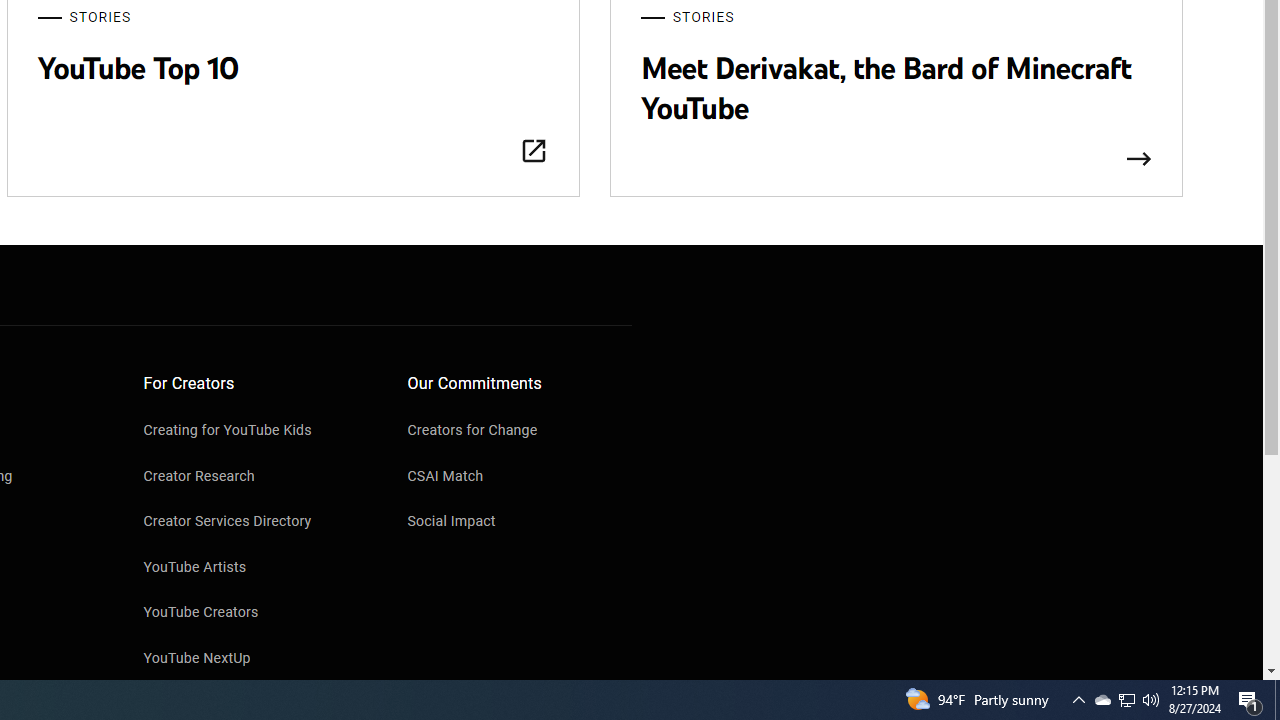 This screenshot has width=1280, height=720. What do you see at coordinates (255, 478) in the screenshot?
I see `'Creator Research'` at bounding box center [255, 478].